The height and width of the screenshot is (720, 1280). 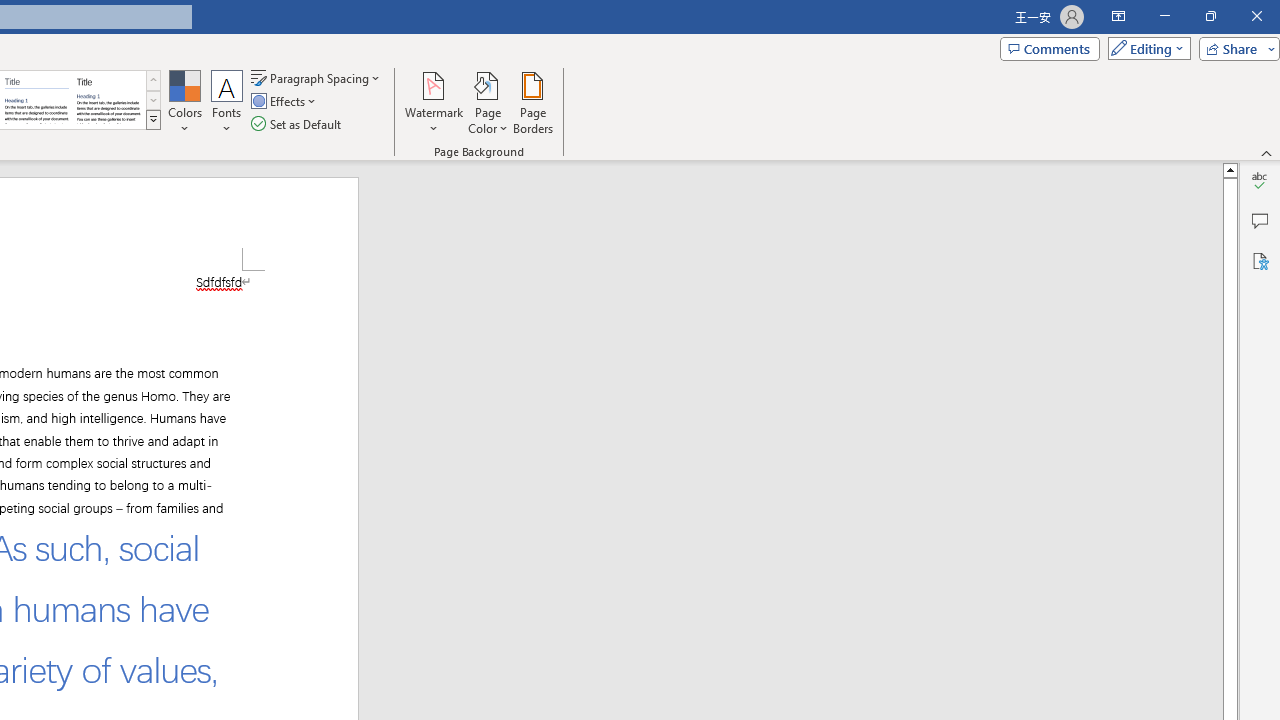 What do you see at coordinates (107, 100) in the screenshot?
I see `'Word 2013'` at bounding box center [107, 100].